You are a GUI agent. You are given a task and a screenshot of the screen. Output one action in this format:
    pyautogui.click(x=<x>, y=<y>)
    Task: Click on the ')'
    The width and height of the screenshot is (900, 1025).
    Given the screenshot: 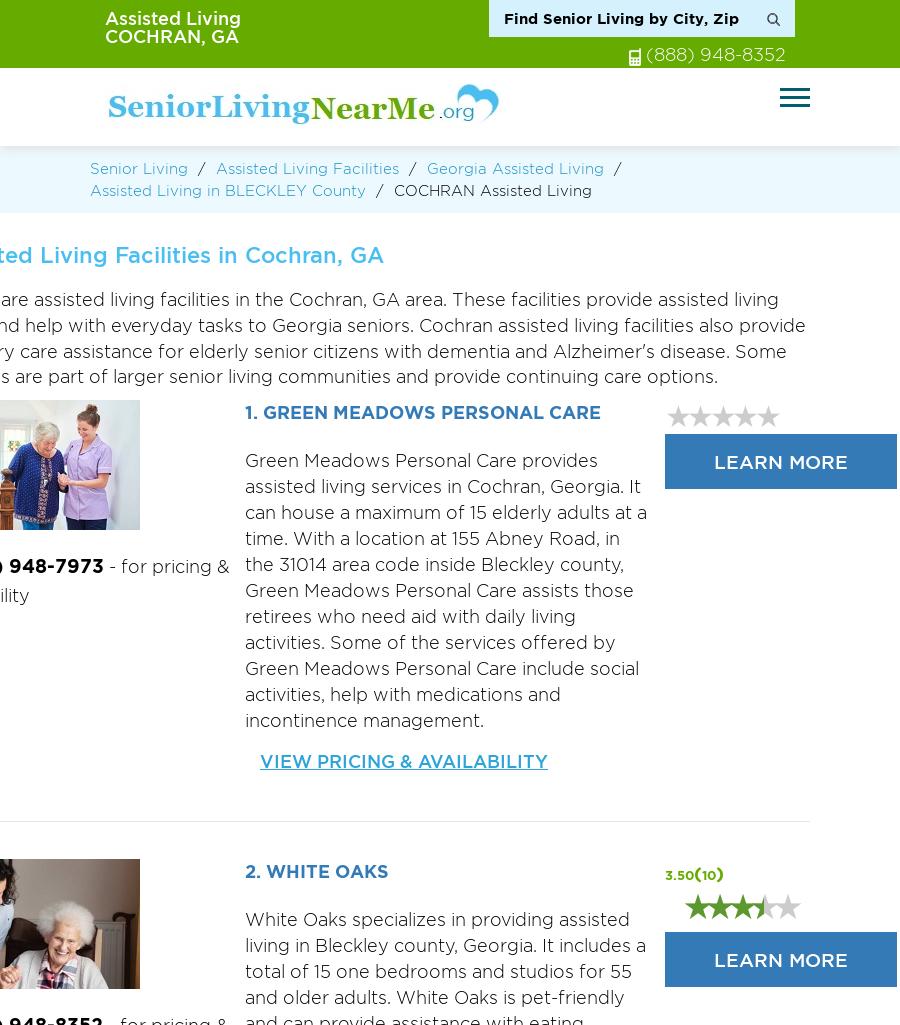 What is the action you would take?
    pyautogui.click(x=718, y=872)
    